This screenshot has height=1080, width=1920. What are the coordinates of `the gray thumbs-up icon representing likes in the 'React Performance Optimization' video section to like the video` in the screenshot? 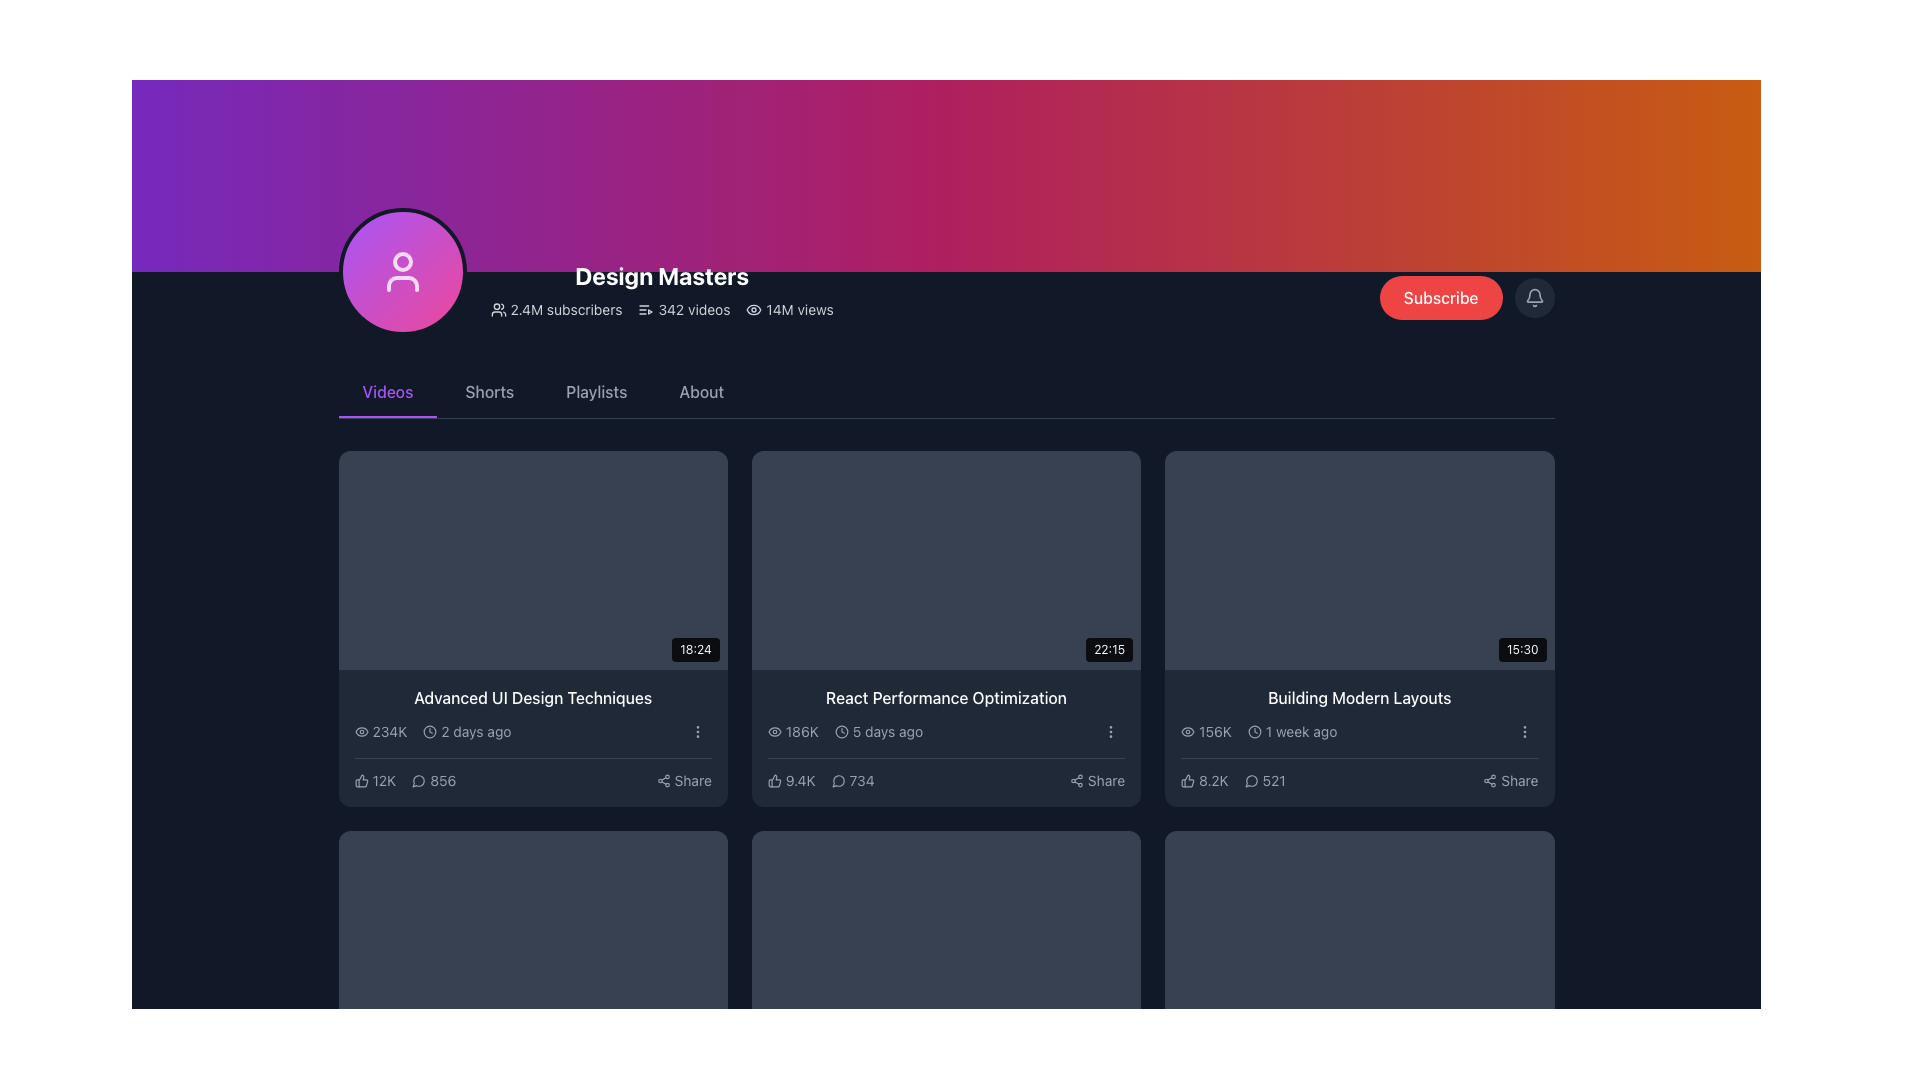 It's located at (773, 779).